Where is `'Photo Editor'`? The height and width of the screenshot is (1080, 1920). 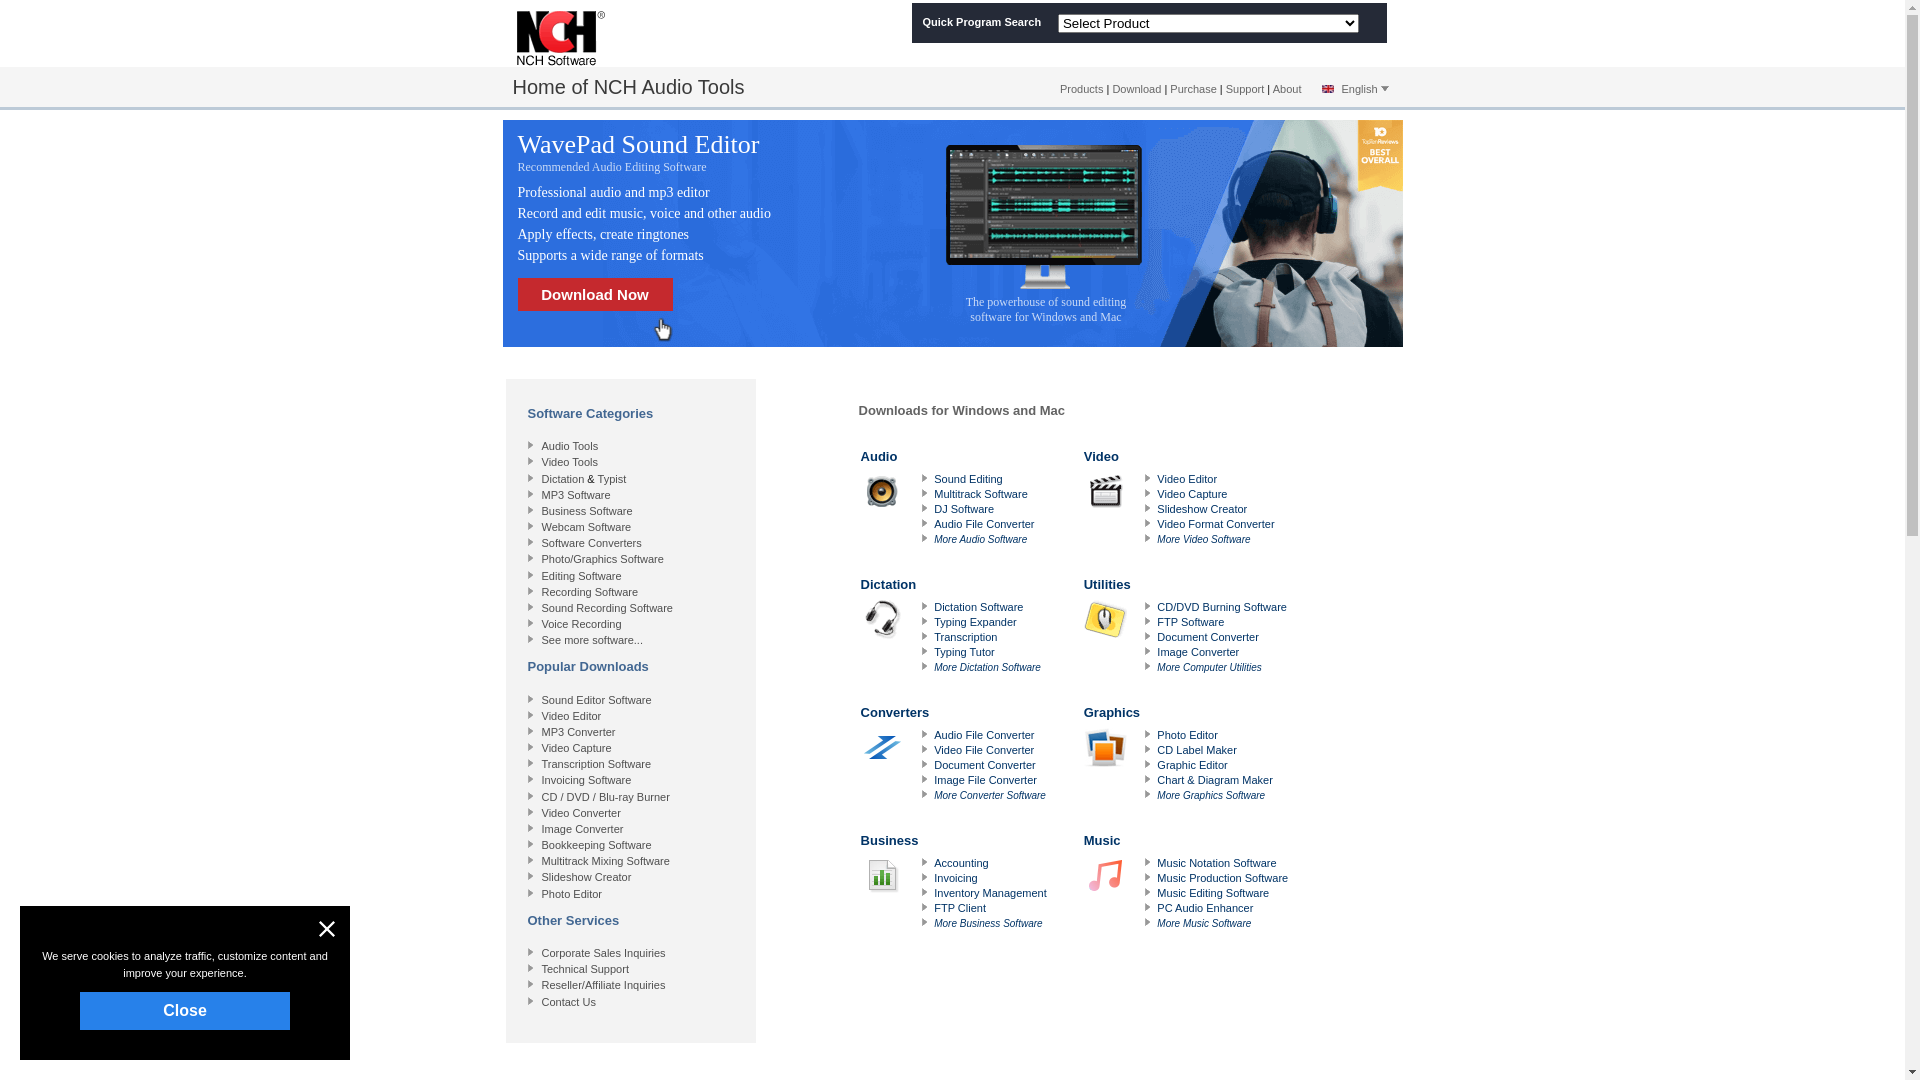
'Photo Editor' is located at coordinates (1187, 735).